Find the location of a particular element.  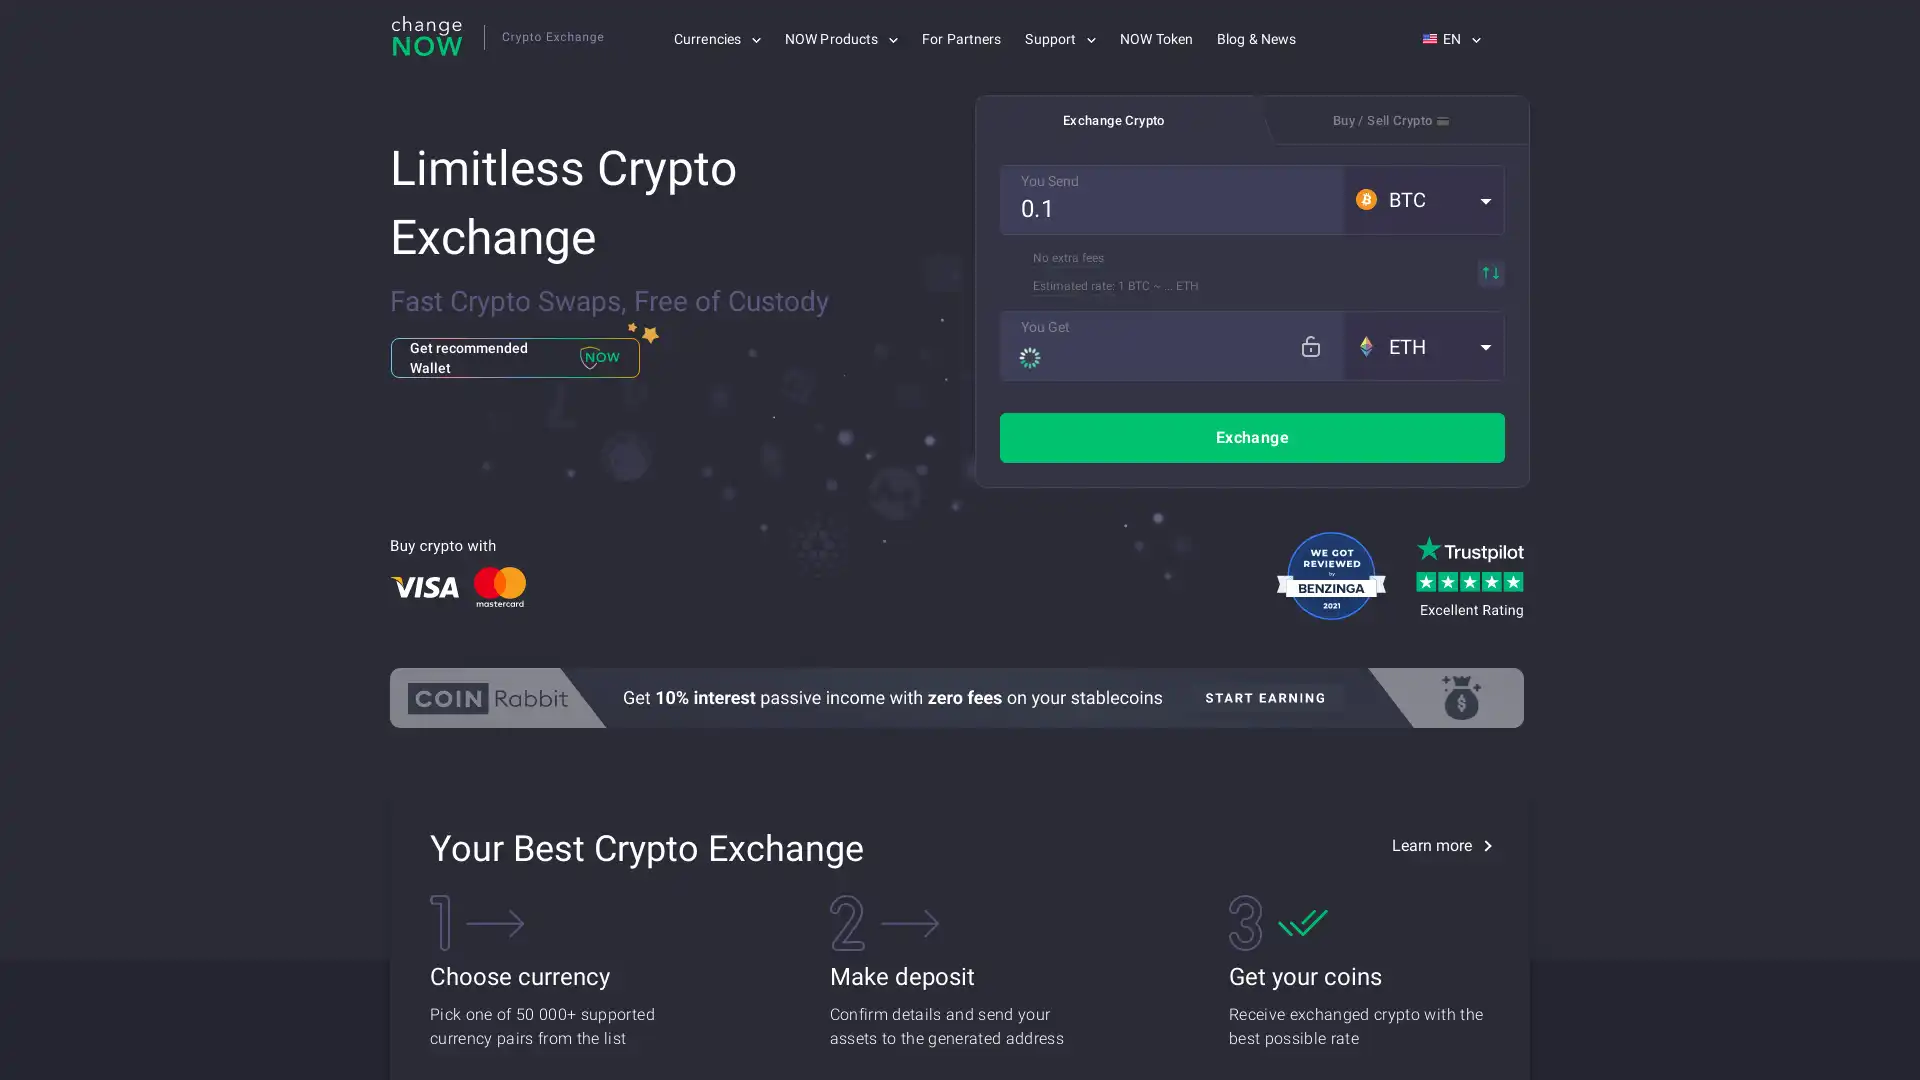

Exchange Crypto is located at coordinates (1112, 119).